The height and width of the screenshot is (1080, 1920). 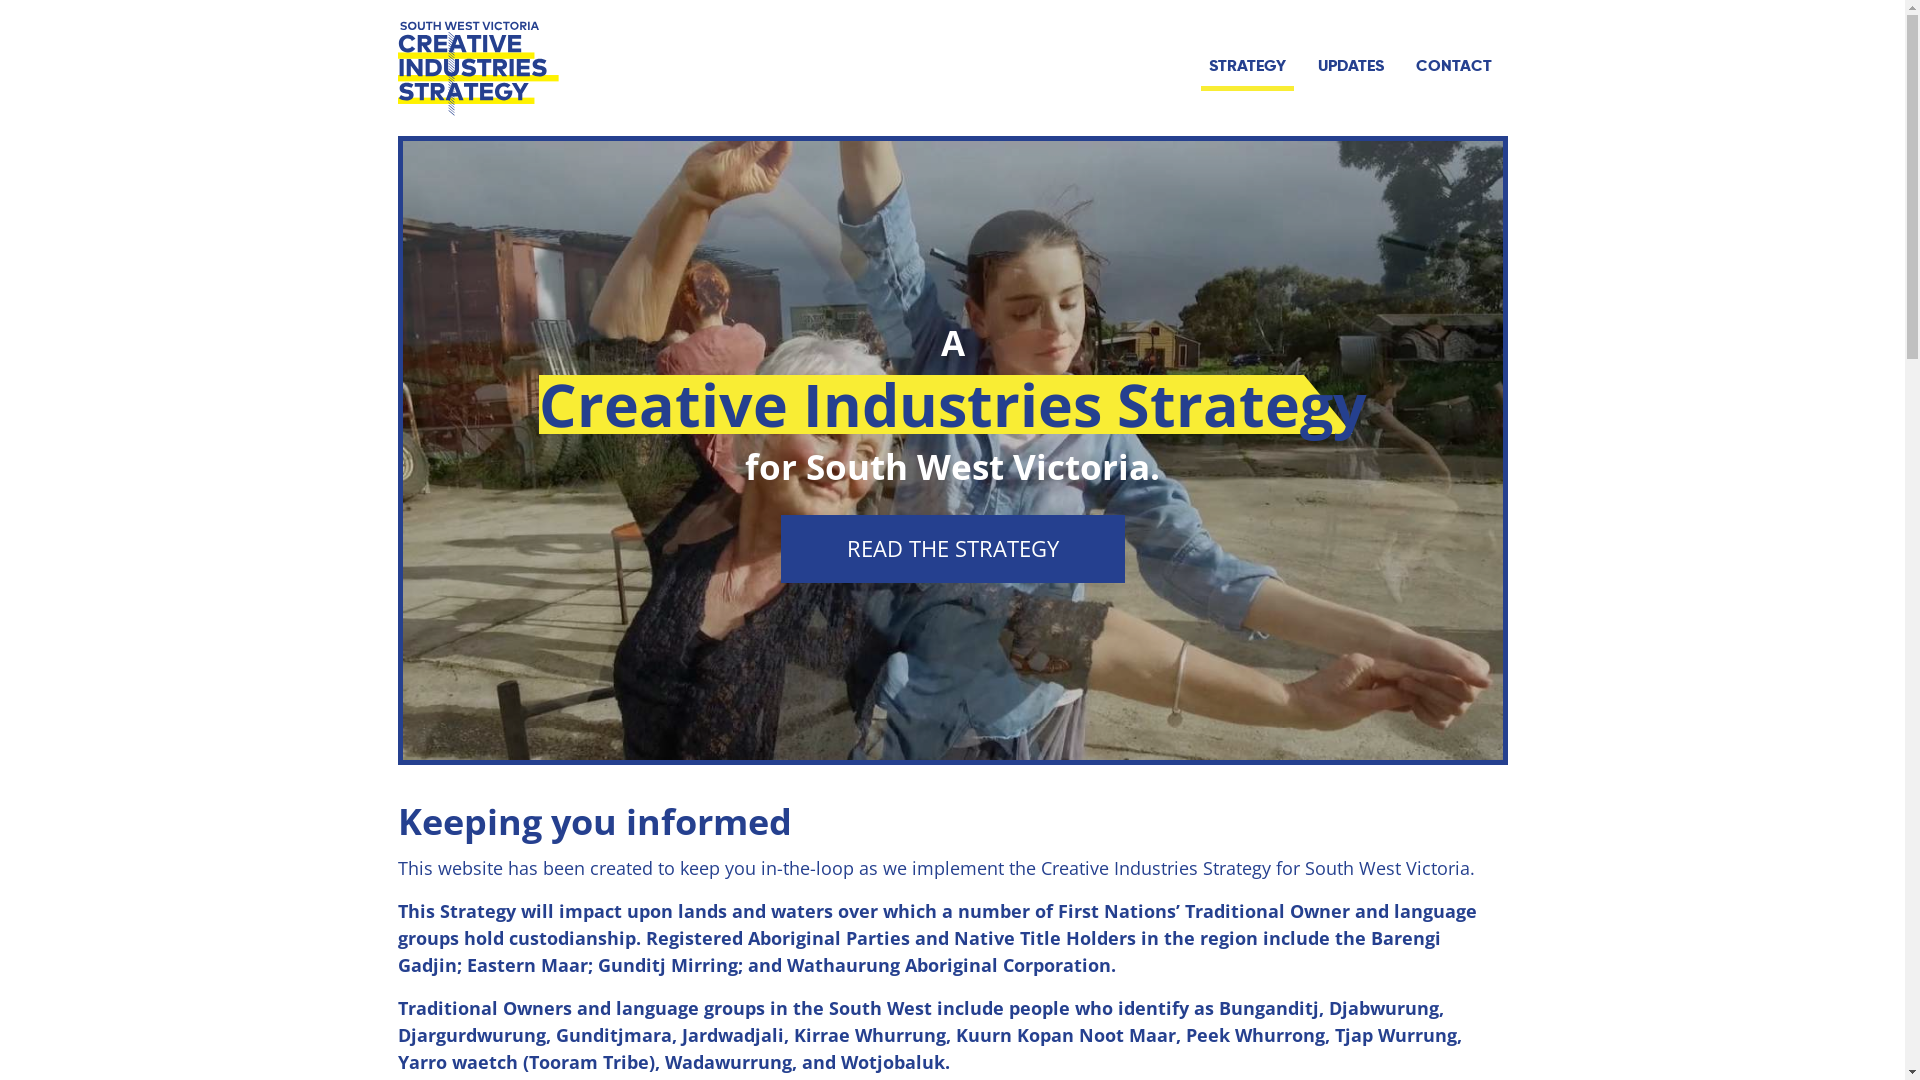 I want to click on 'READ THE STRATEGY', so click(x=950, y=548).